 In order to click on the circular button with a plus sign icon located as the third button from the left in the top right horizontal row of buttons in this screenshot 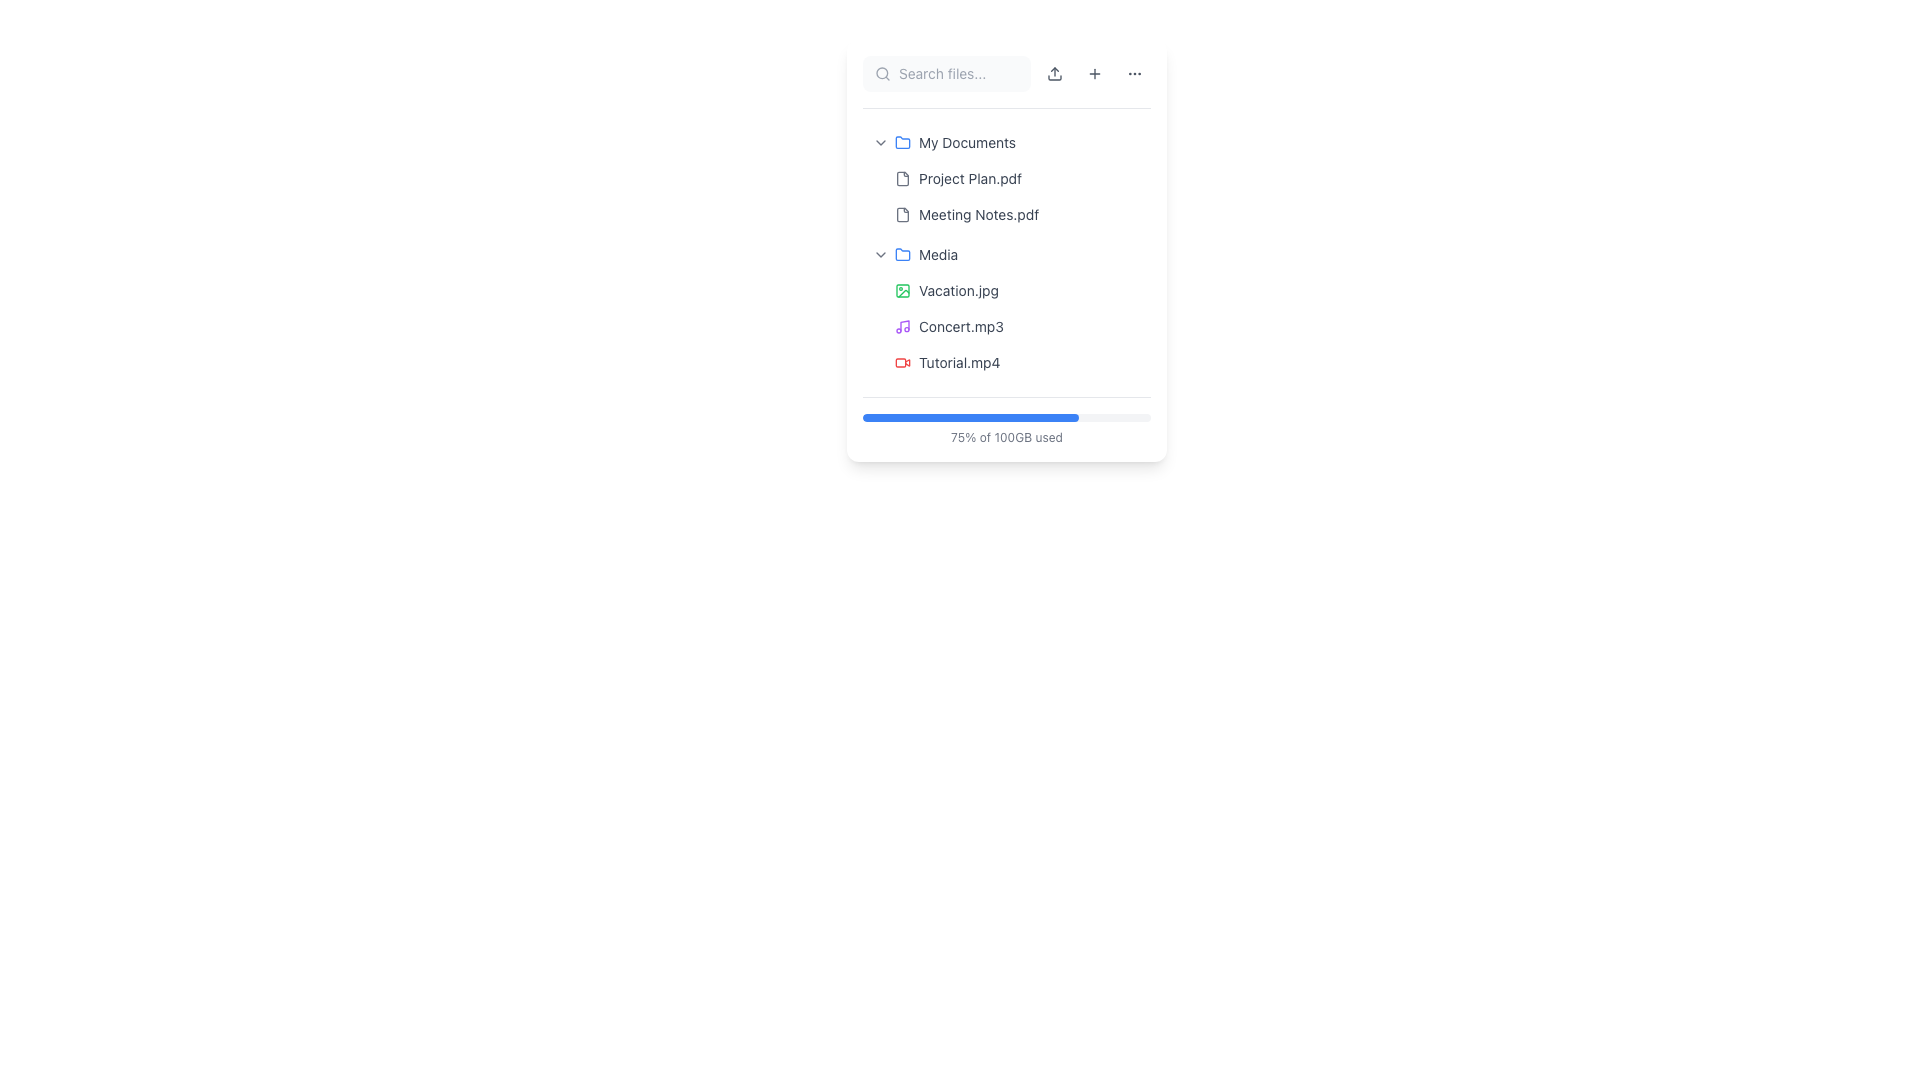, I will do `click(1093, 72)`.